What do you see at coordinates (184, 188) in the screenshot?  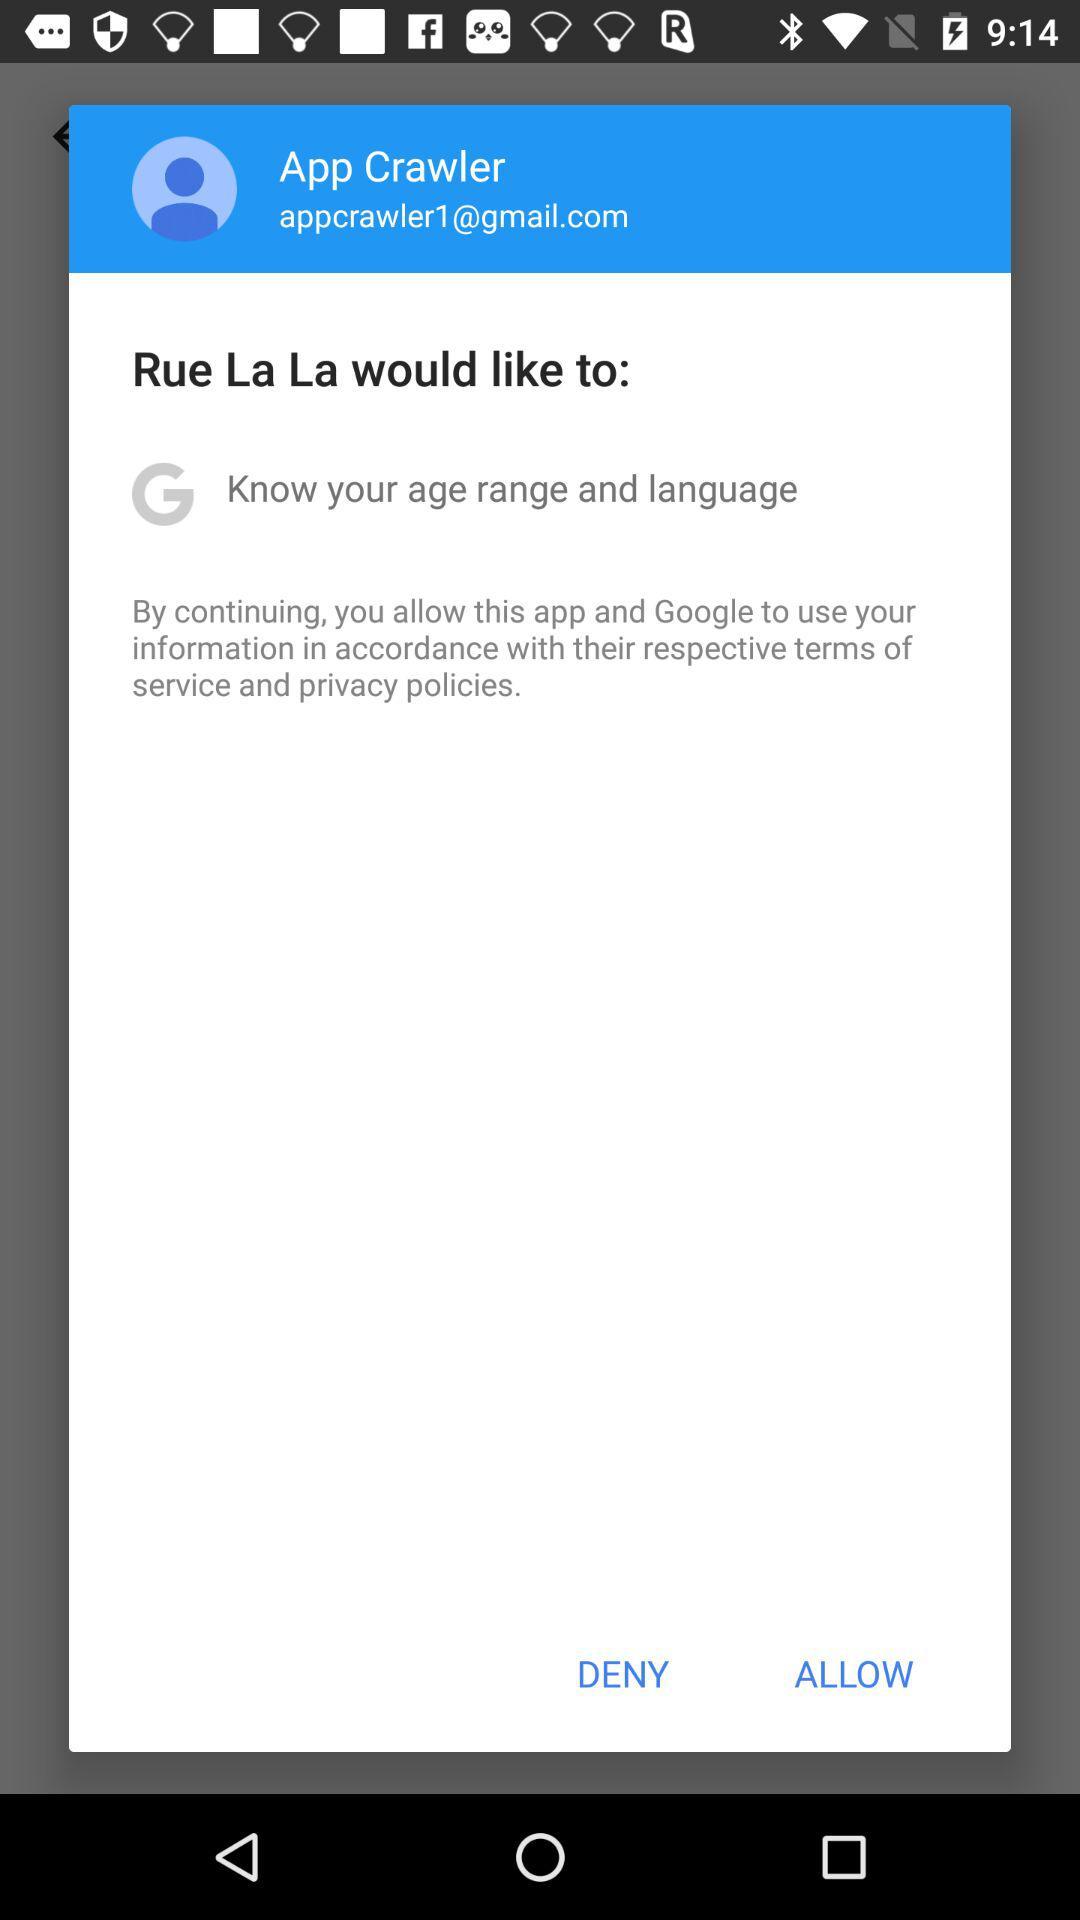 I see `the icon to the left of app crawler app` at bounding box center [184, 188].